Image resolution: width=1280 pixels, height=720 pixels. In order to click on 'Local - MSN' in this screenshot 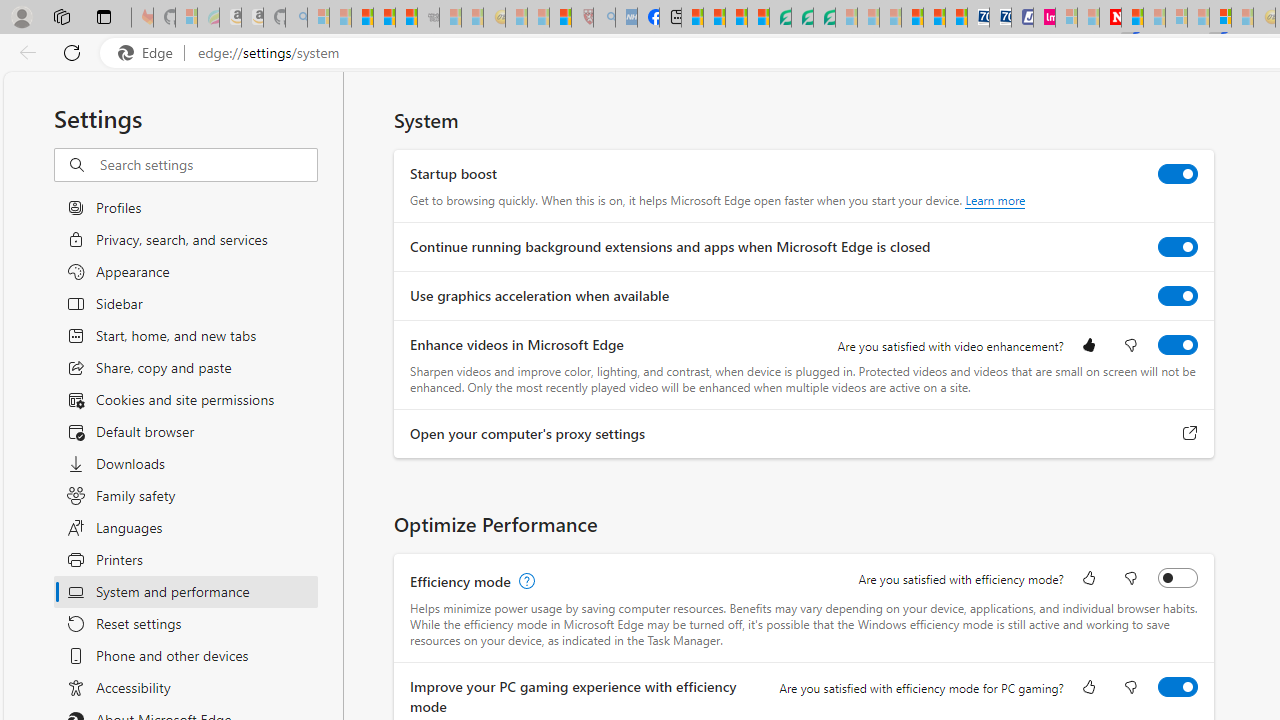, I will do `click(560, 17)`.